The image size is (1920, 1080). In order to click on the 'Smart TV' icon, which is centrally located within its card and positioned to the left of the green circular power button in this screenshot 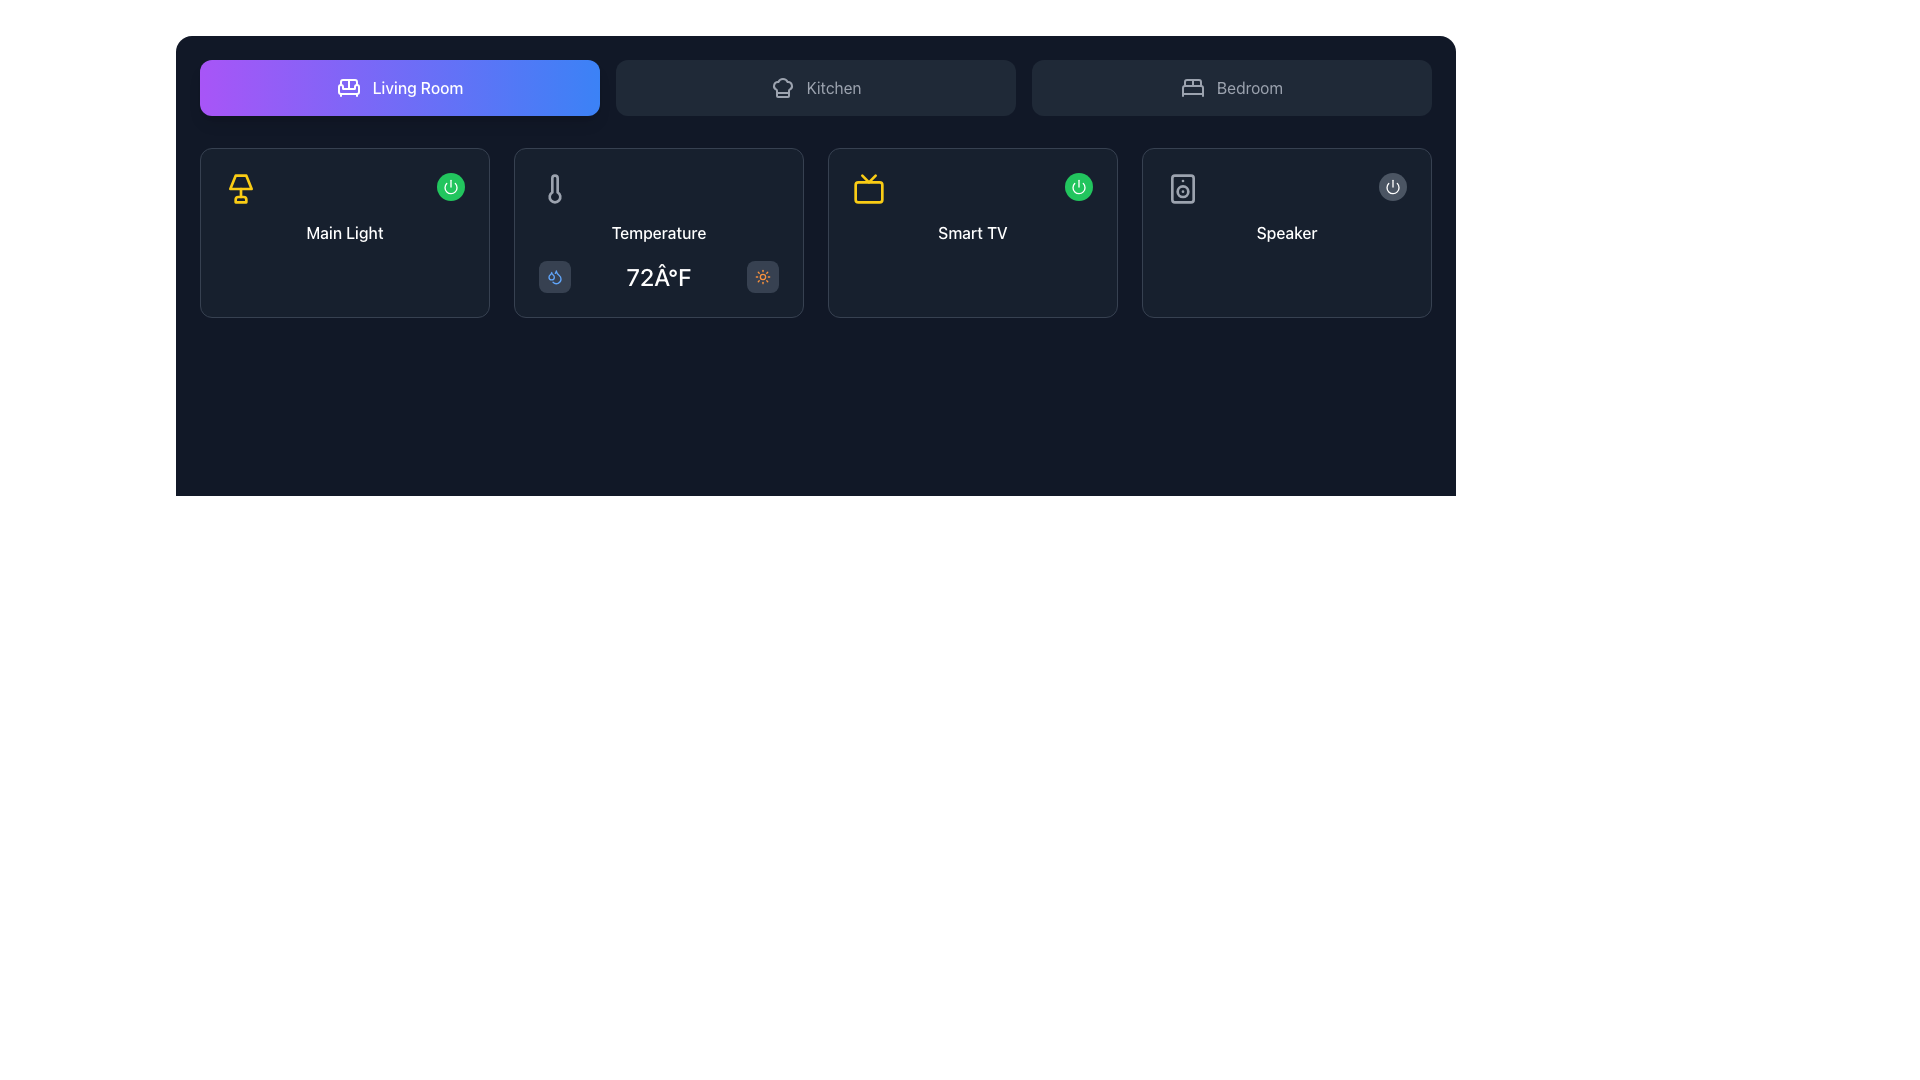, I will do `click(868, 189)`.